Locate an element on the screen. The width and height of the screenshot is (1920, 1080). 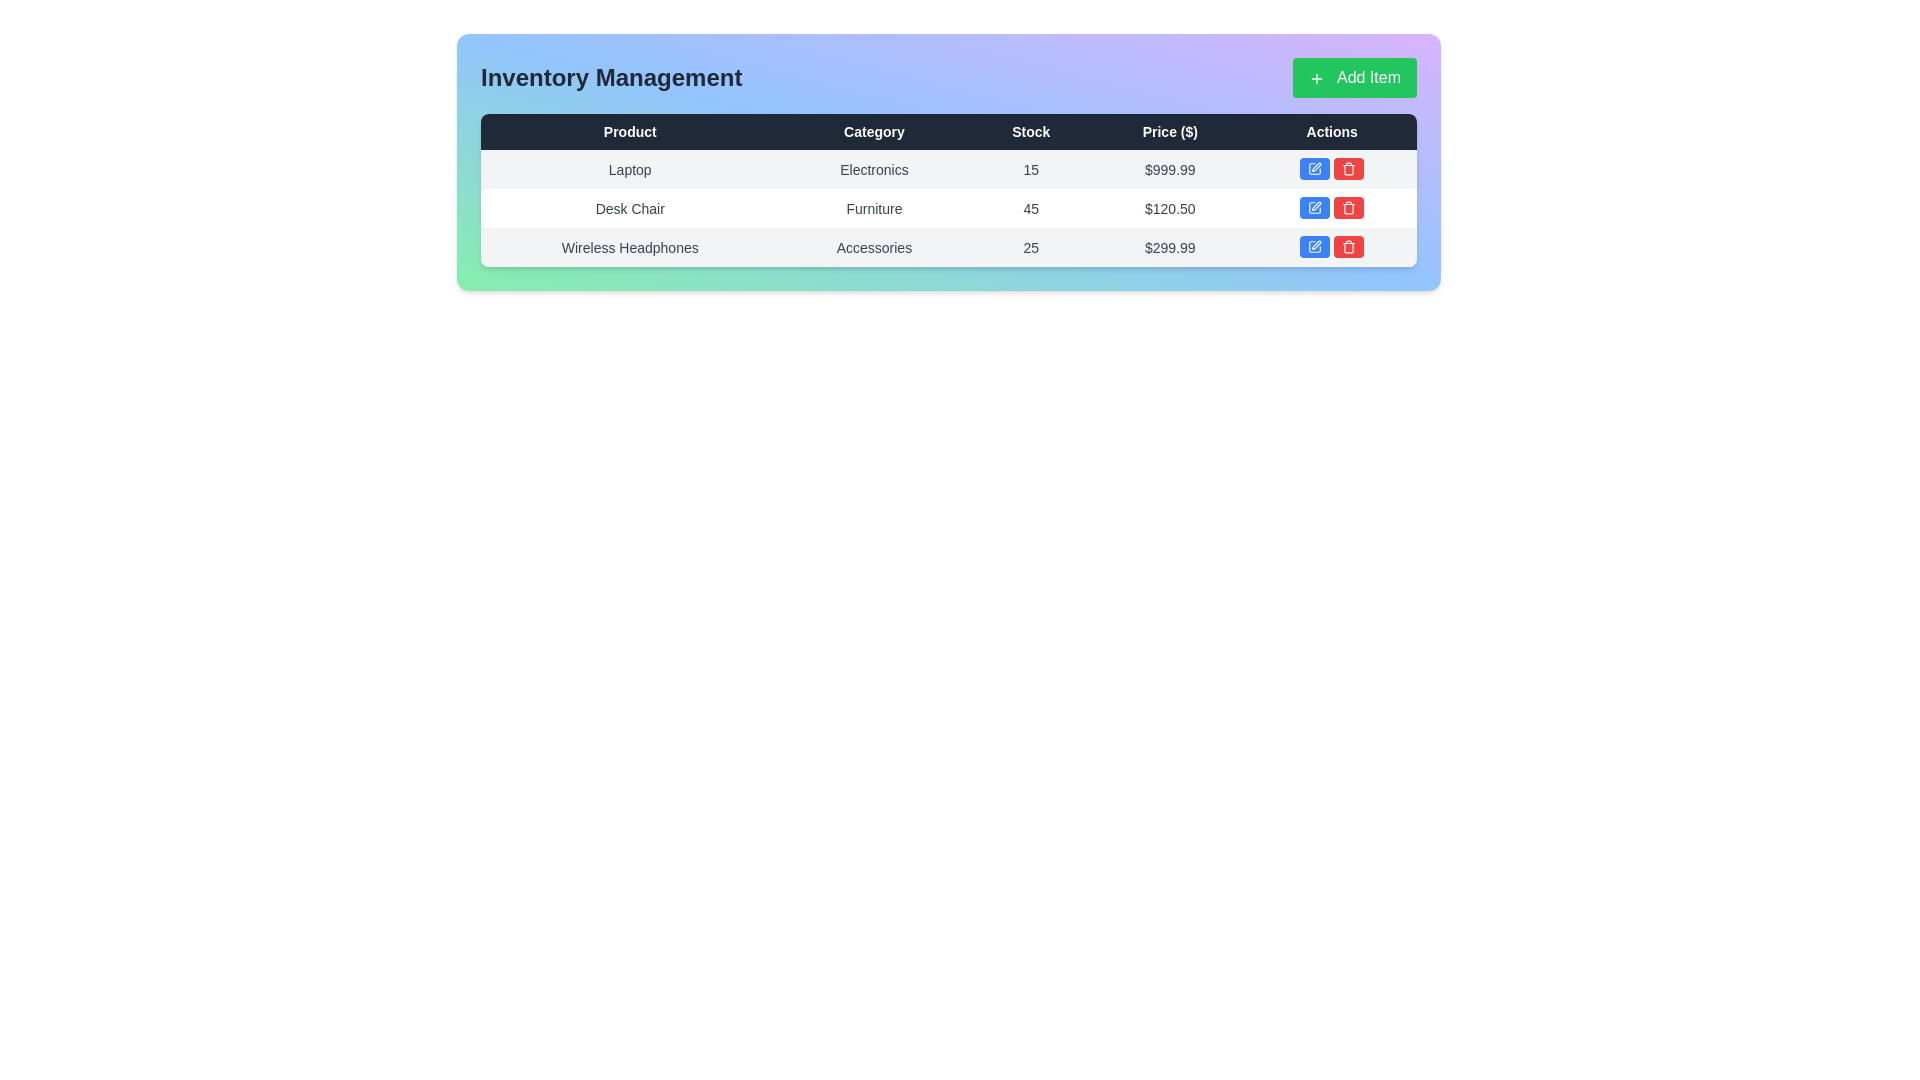
the Text Label that identifies the product name in the inventory management table, located in the third row under the 'Product' column is located at coordinates (629, 246).